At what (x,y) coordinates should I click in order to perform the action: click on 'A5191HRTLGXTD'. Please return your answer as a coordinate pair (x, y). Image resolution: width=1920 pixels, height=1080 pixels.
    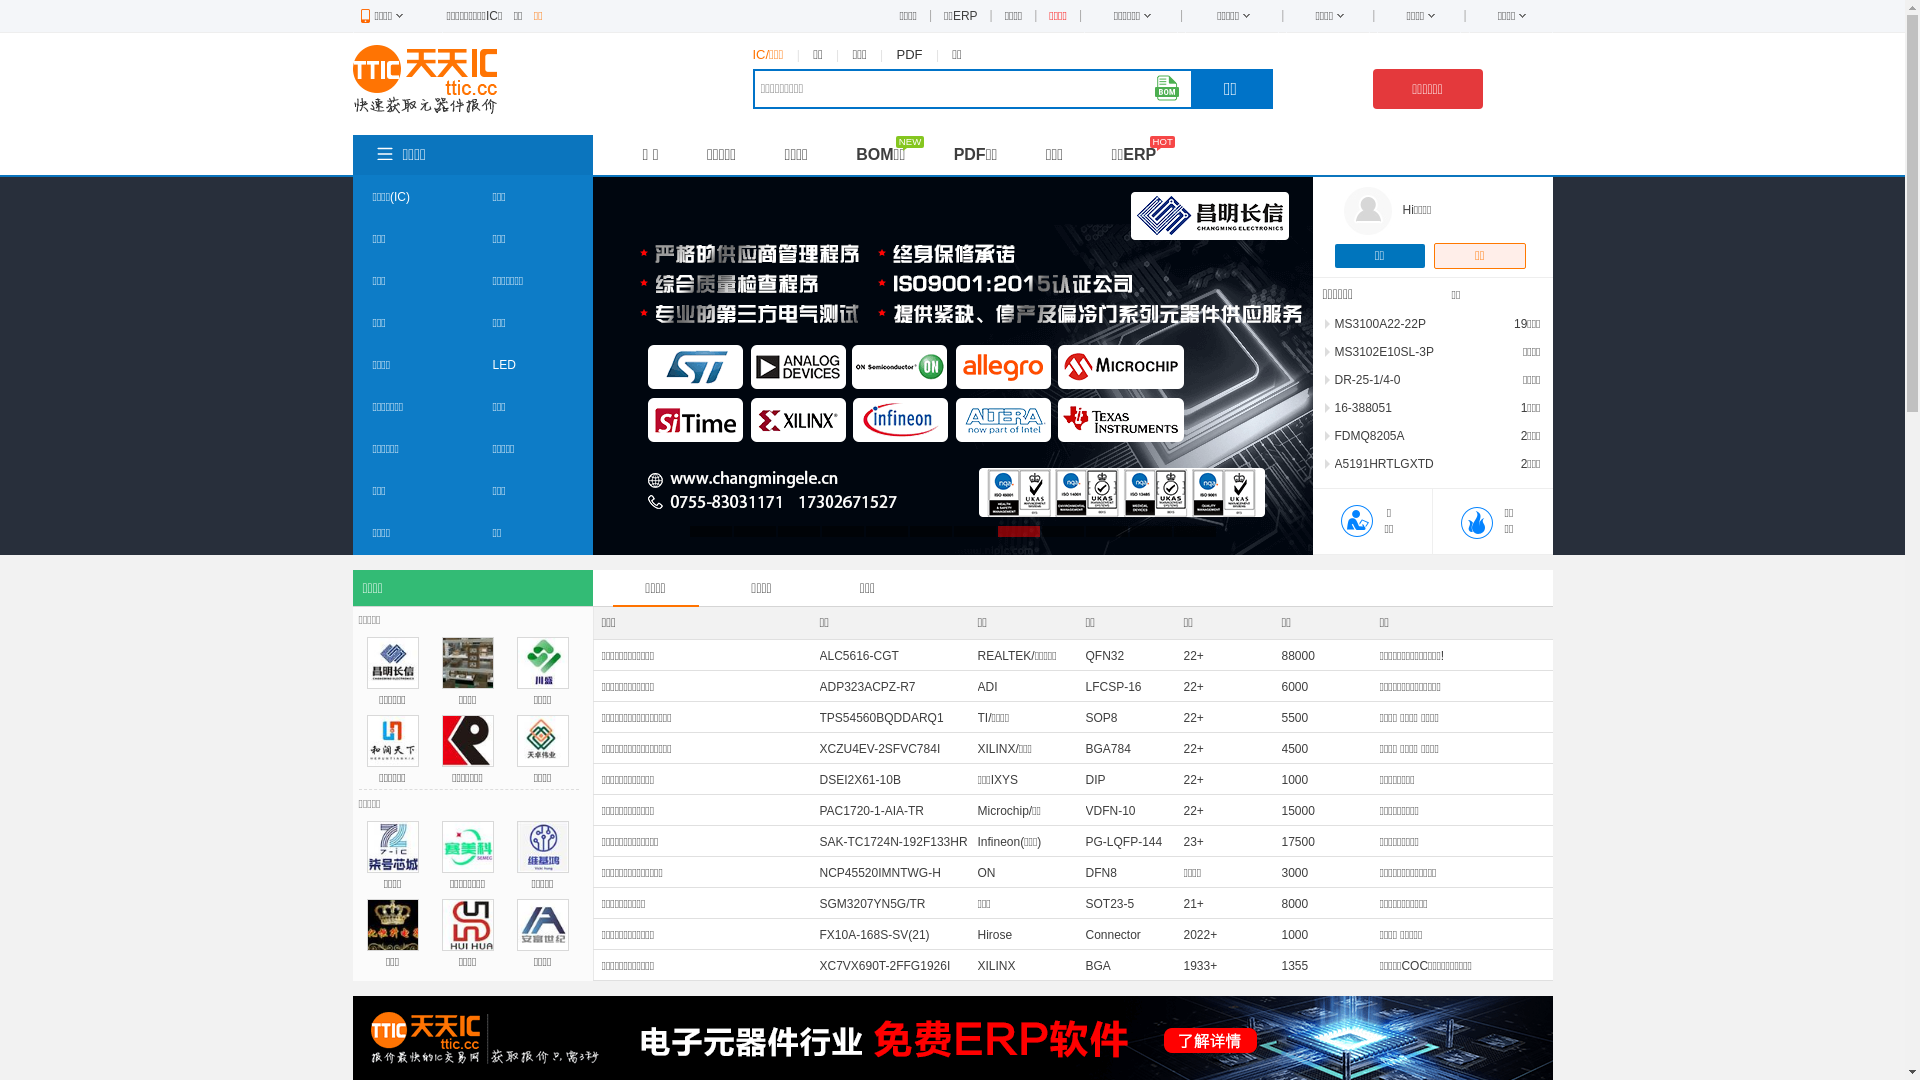
    Looking at the image, I should click on (1382, 463).